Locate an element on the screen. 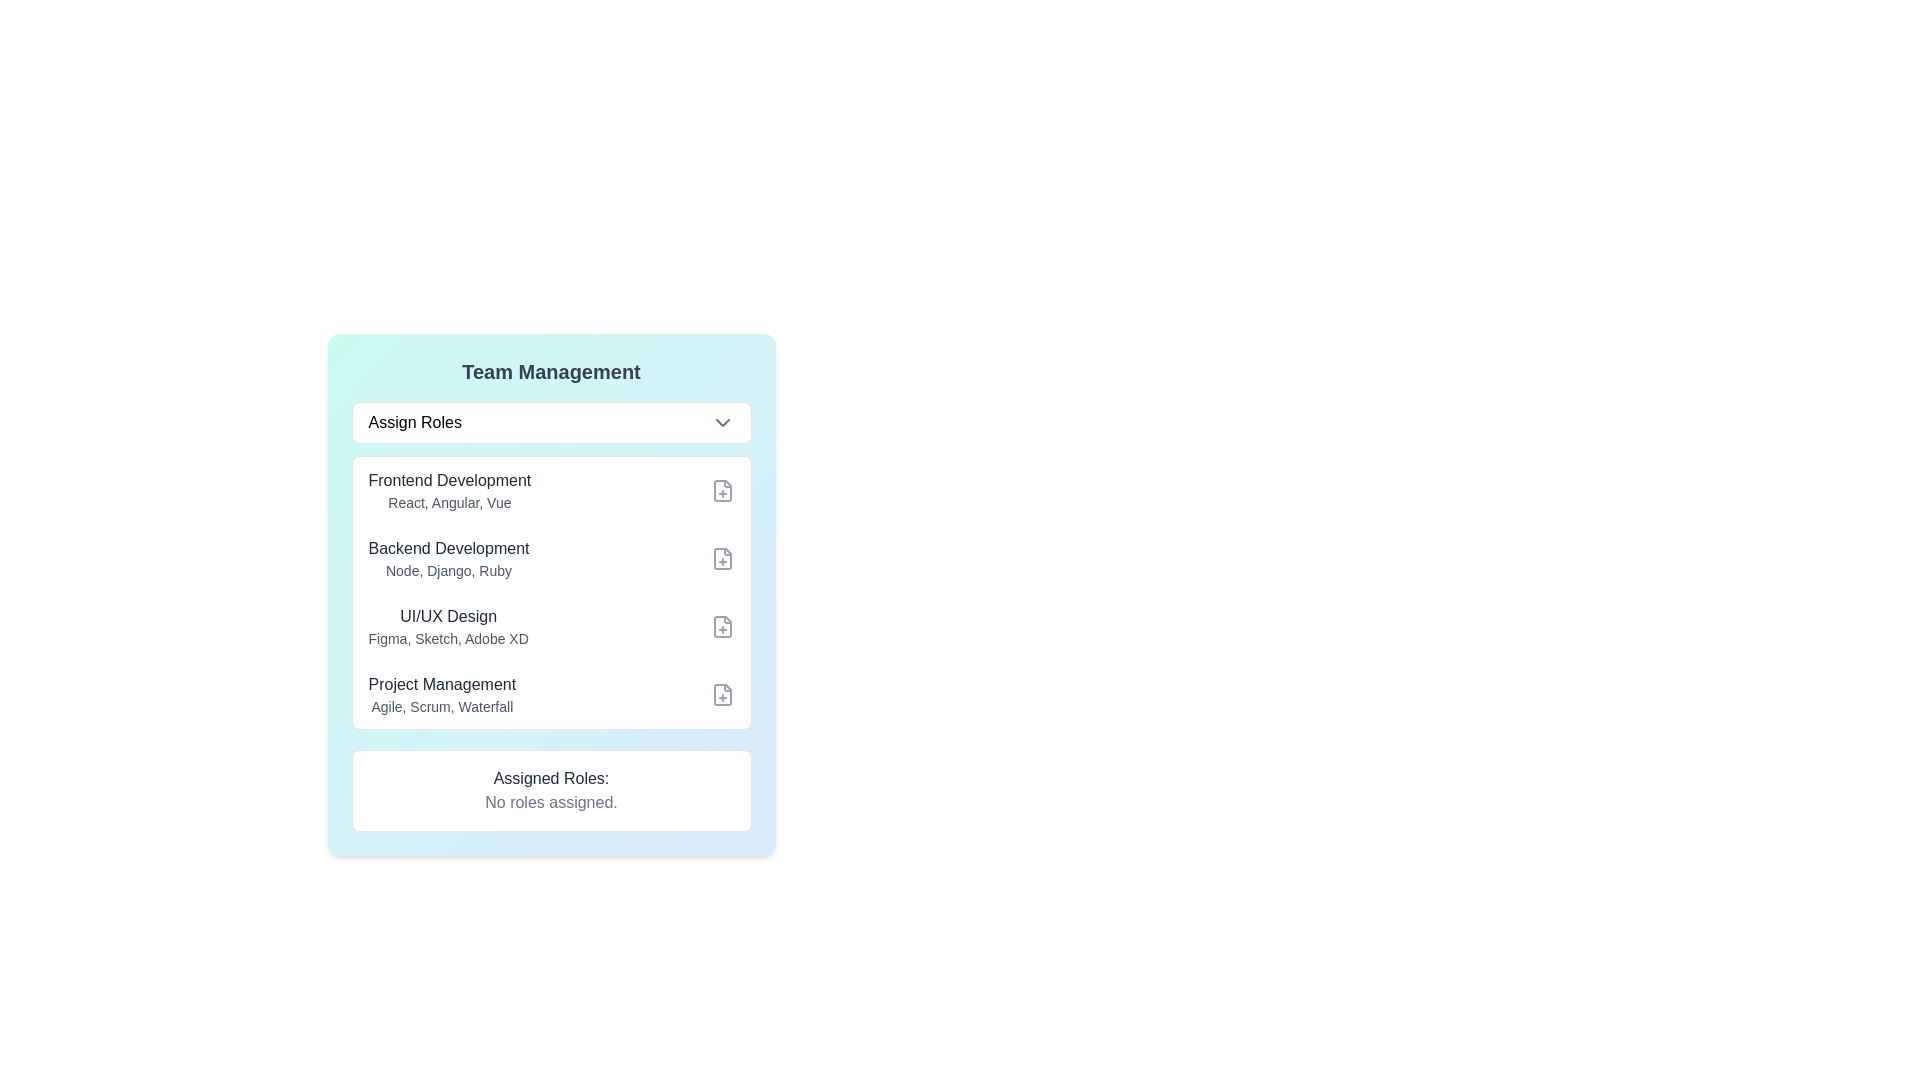  the informational text box indicating that no roles are currently assigned to a team member, located at the bottom of the 'Team Management' box is located at coordinates (551, 789).